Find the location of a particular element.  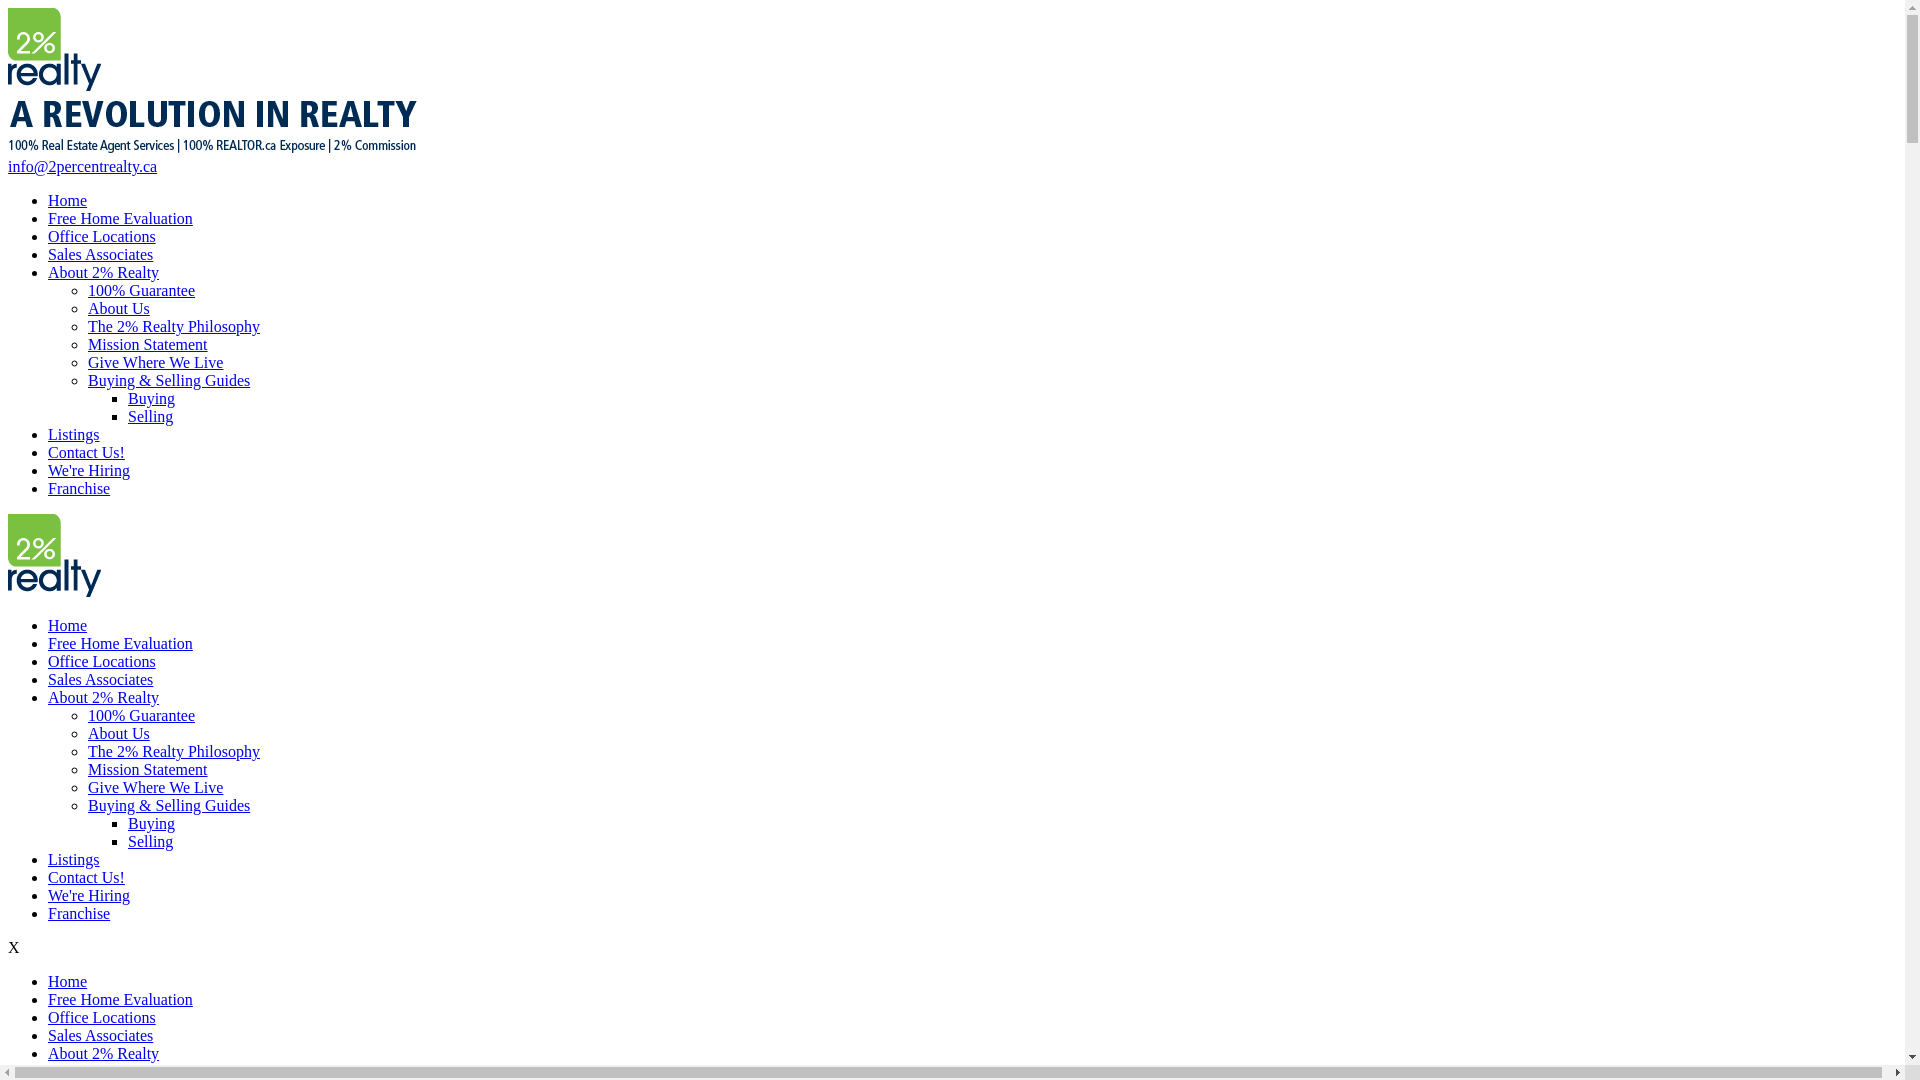

'Office Locations' is located at coordinates (100, 235).